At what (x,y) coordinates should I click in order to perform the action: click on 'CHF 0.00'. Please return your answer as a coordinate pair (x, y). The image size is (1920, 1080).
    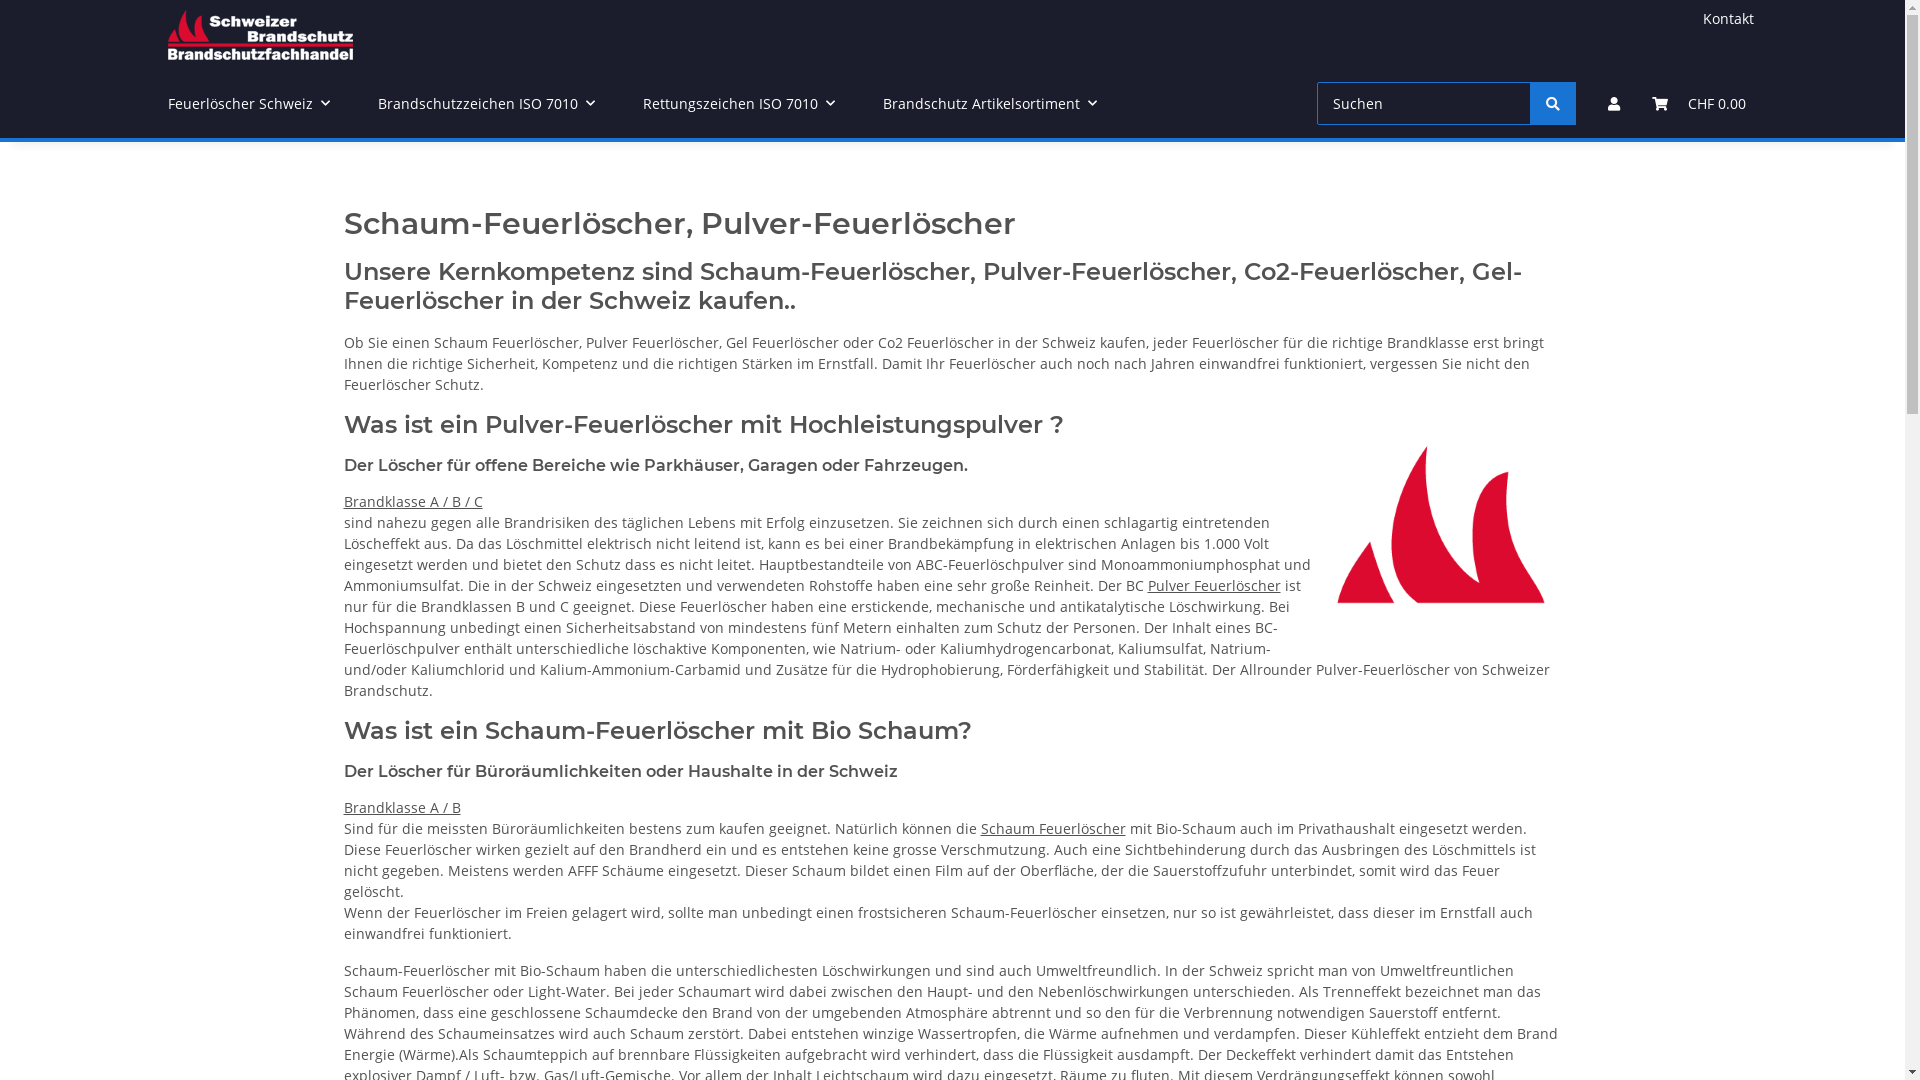
    Looking at the image, I should click on (1698, 103).